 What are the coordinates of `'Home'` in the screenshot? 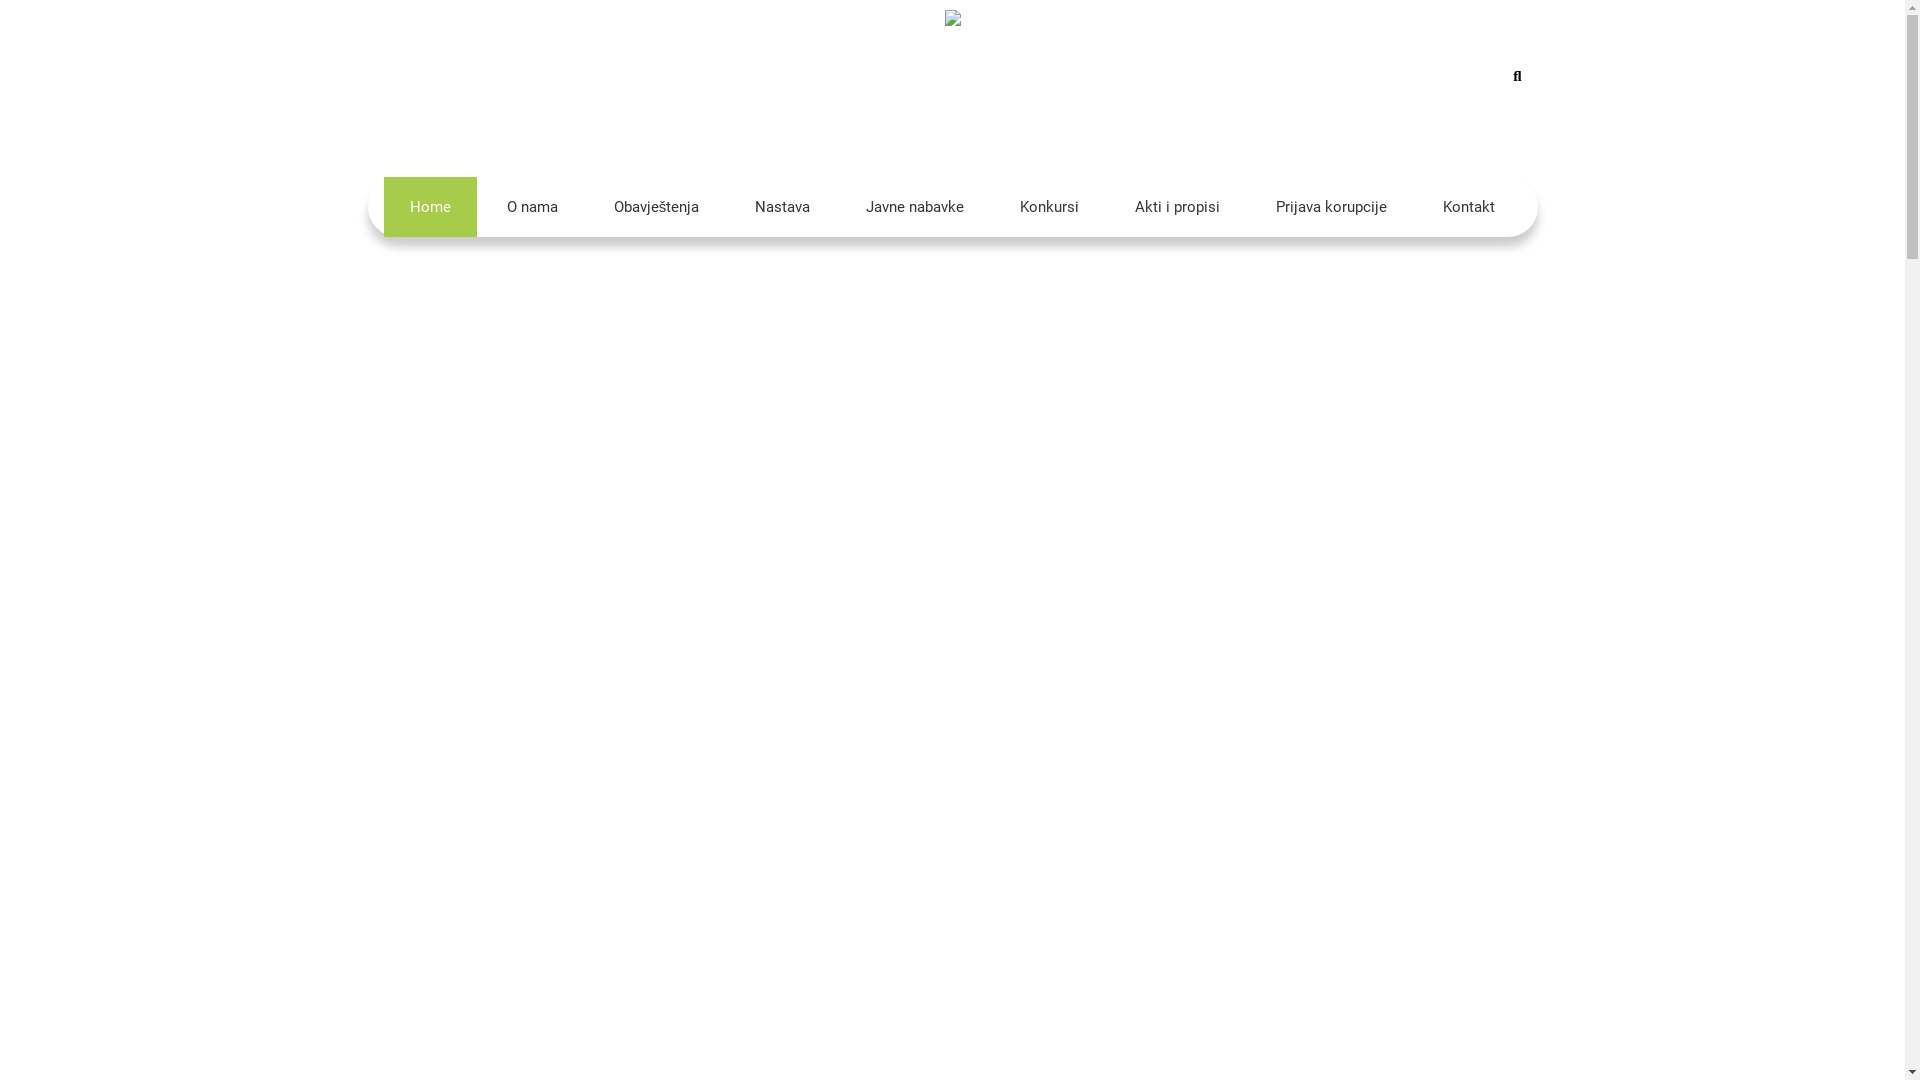 It's located at (384, 207).